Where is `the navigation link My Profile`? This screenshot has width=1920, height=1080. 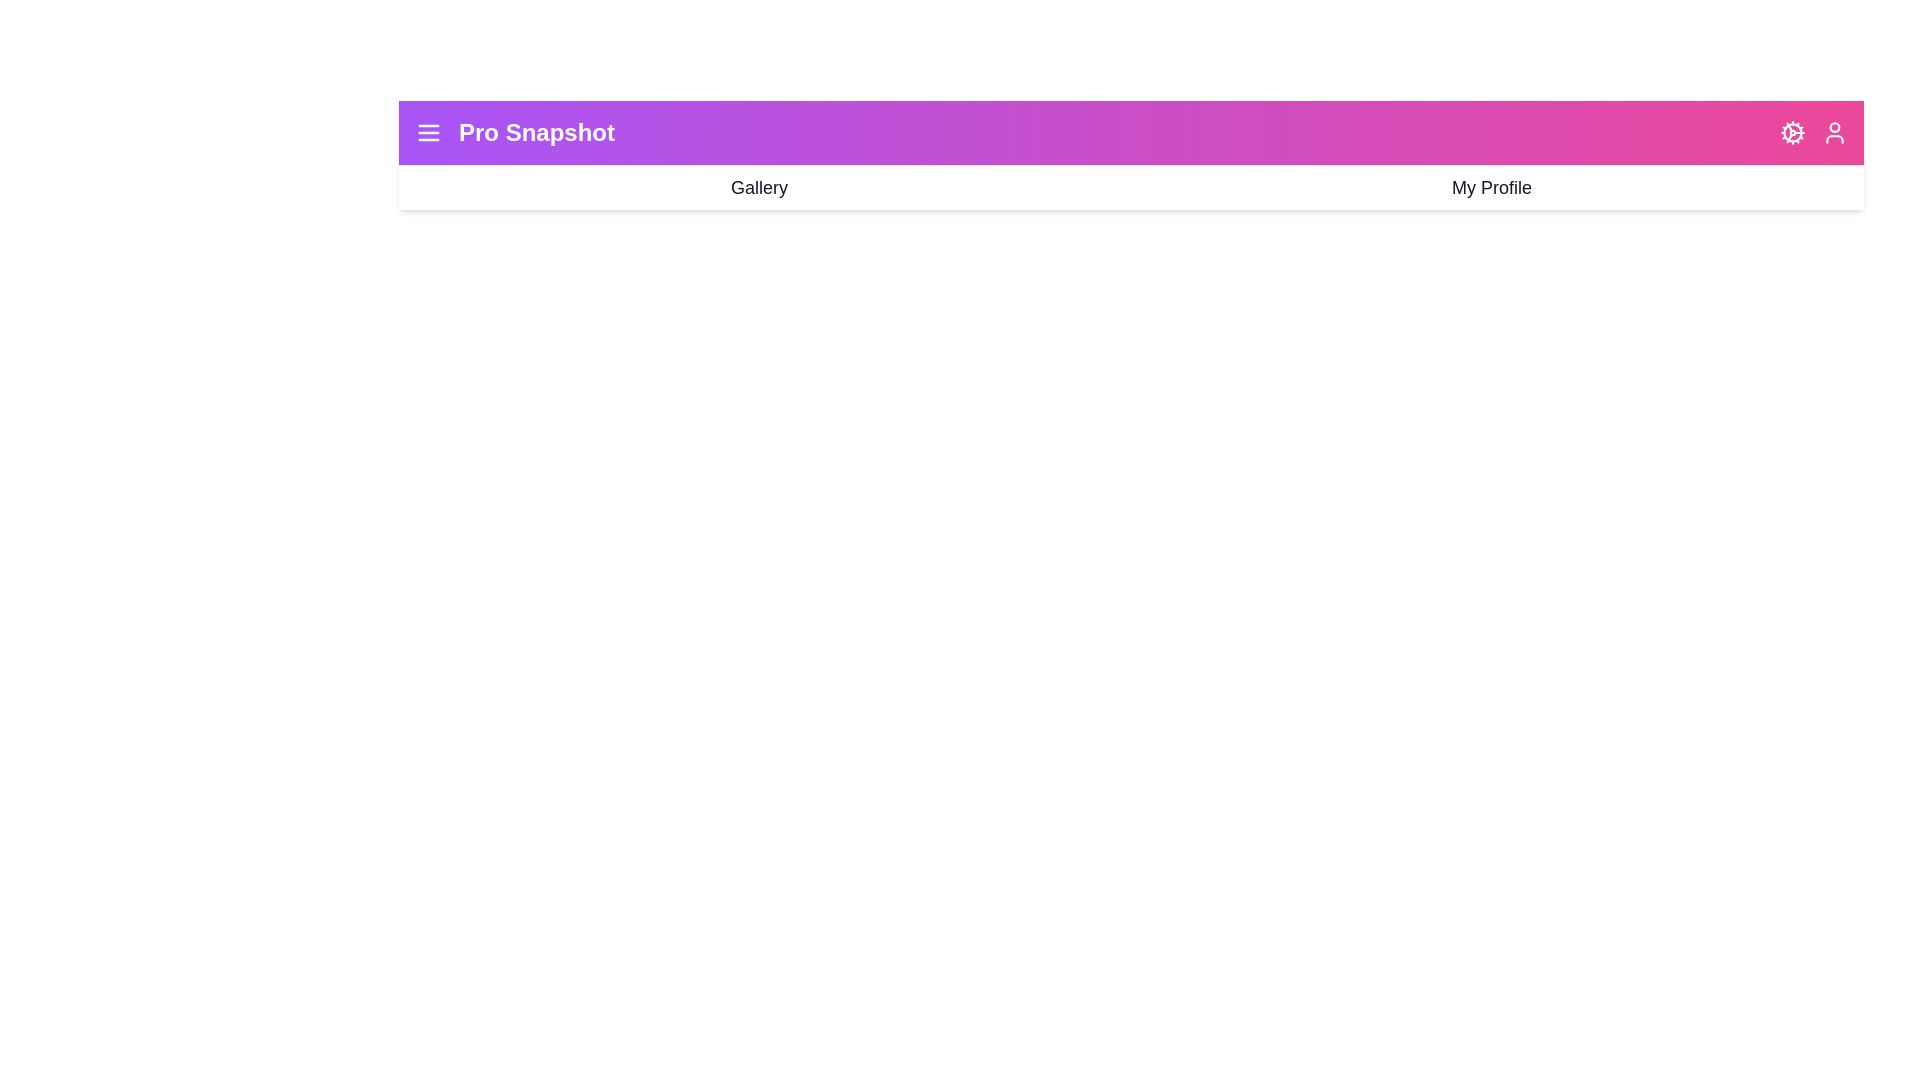 the navigation link My Profile is located at coordinates (1492, 188).